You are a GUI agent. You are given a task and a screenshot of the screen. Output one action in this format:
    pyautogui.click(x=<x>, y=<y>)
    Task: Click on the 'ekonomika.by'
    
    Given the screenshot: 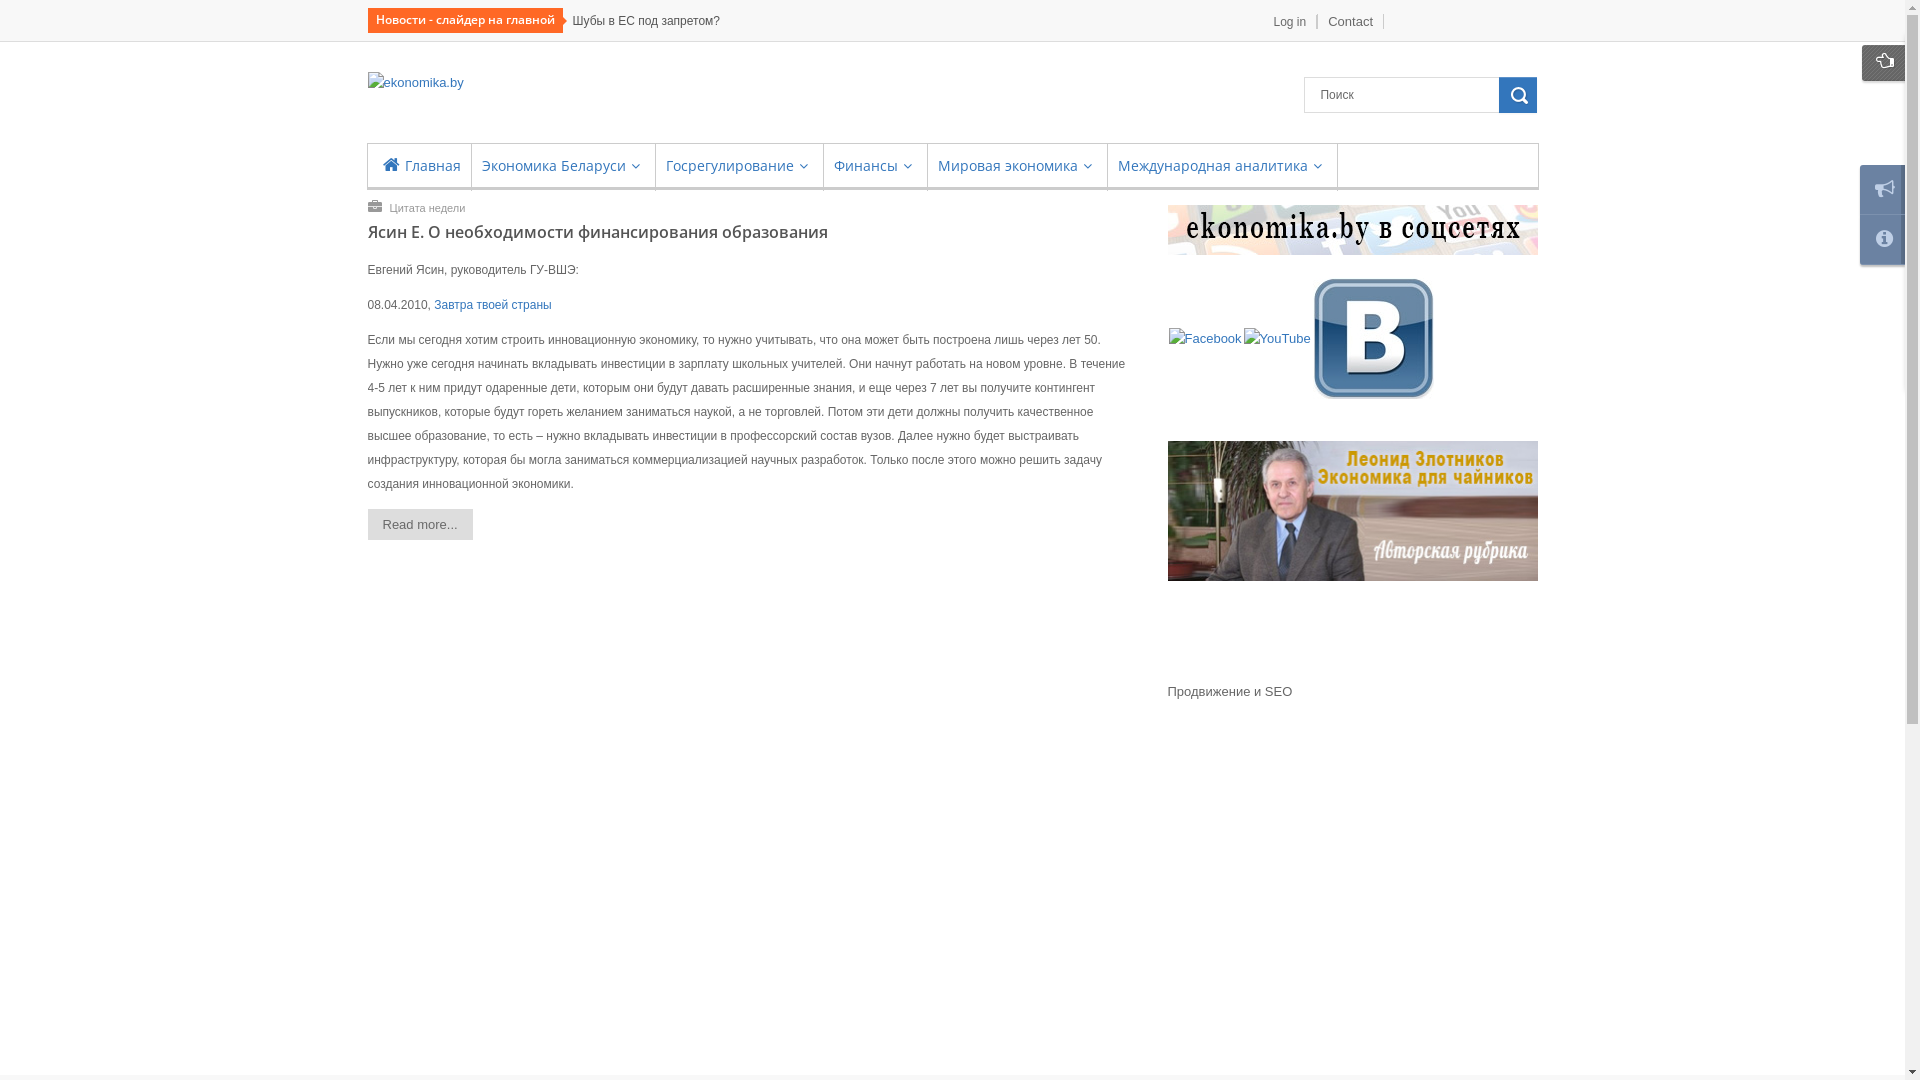 What is the action you would take?
    pyautogui.click(x=415, y=82)
    